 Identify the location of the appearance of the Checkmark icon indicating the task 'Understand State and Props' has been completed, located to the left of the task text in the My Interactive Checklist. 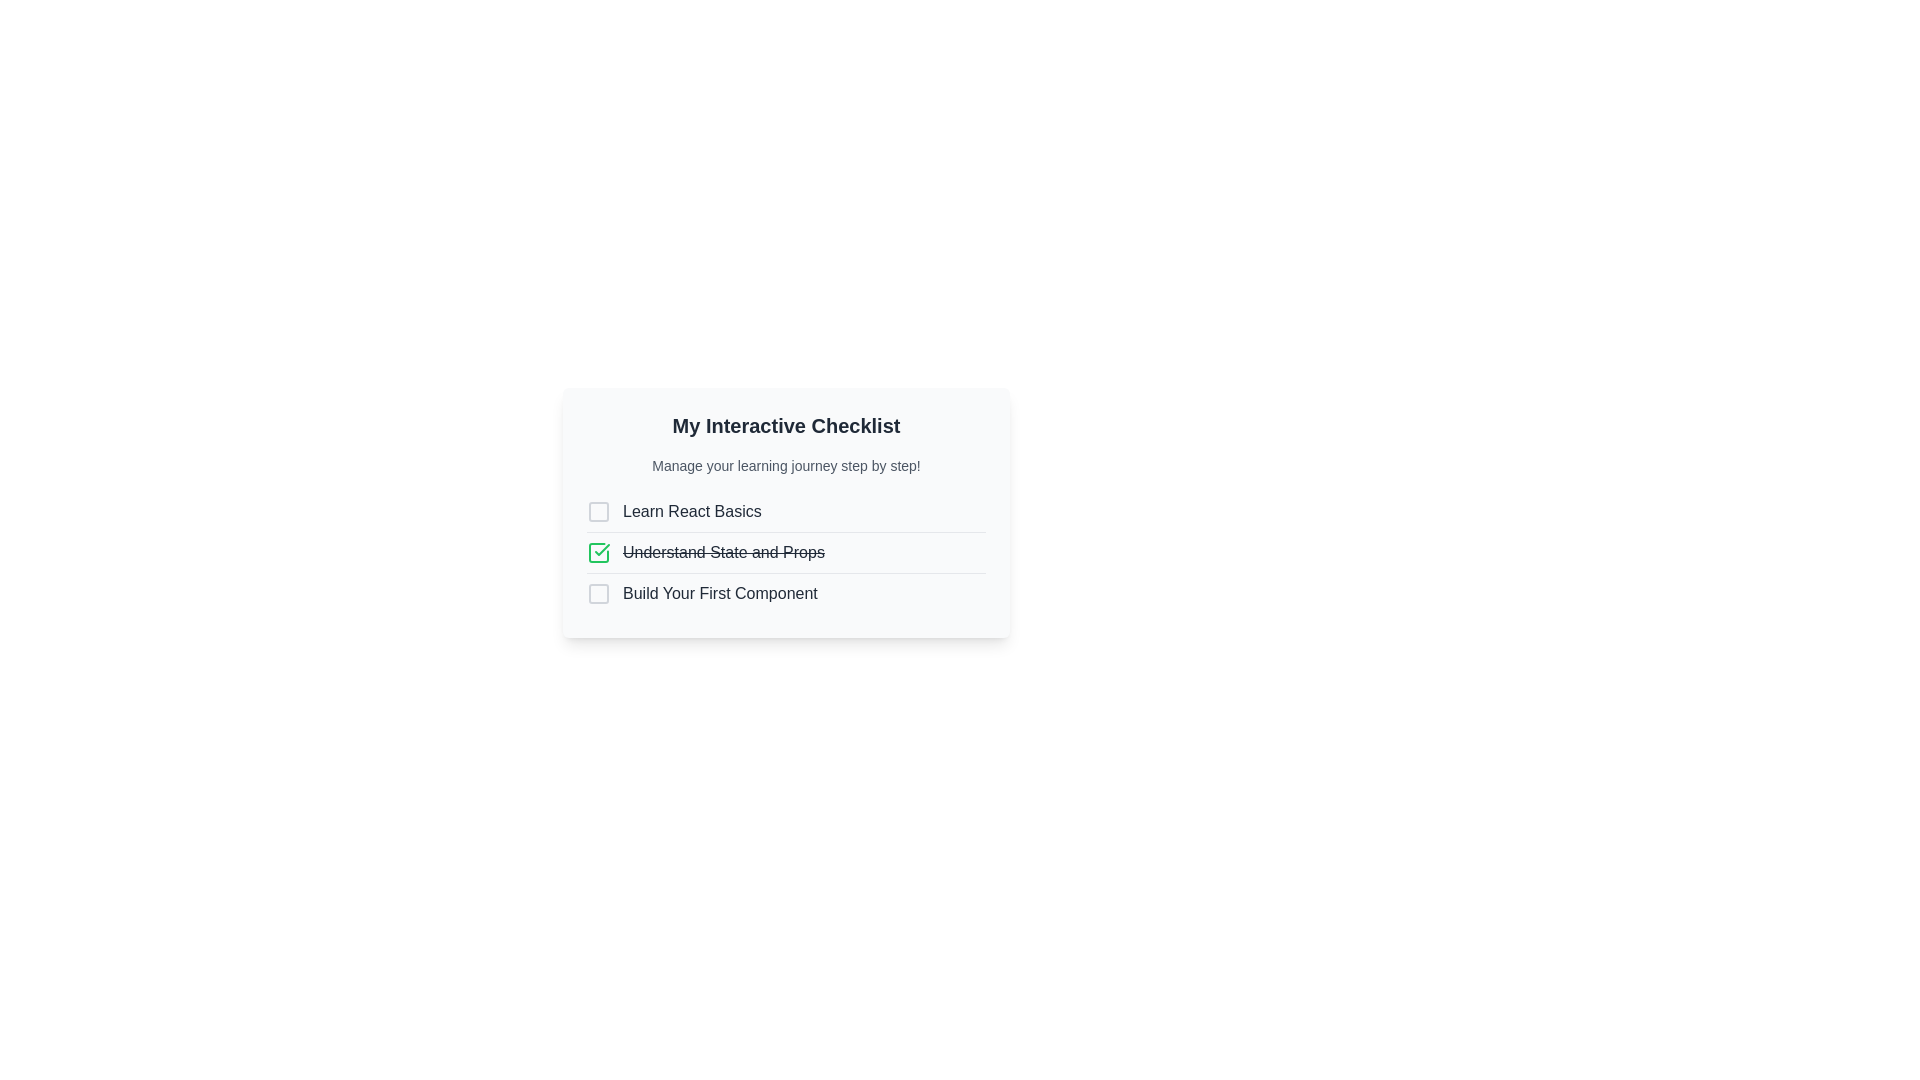
(598, 552).